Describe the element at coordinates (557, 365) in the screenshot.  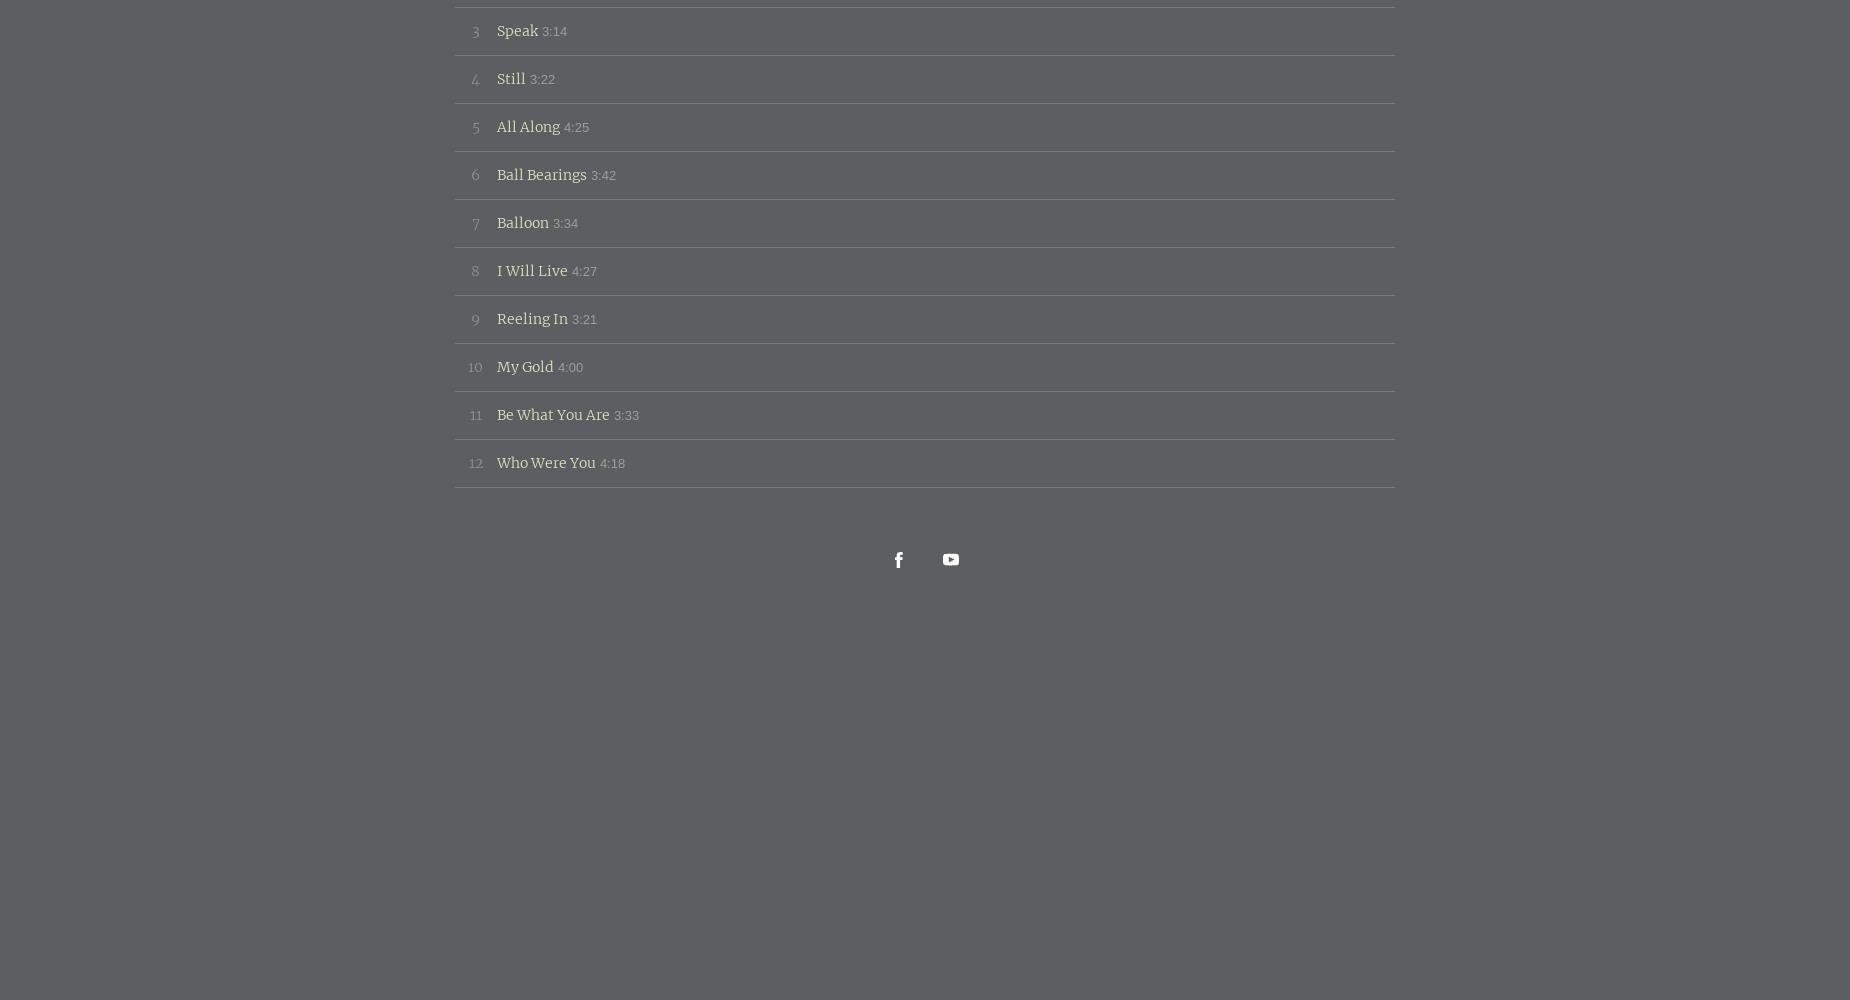
I see `'4:00'` at that location.